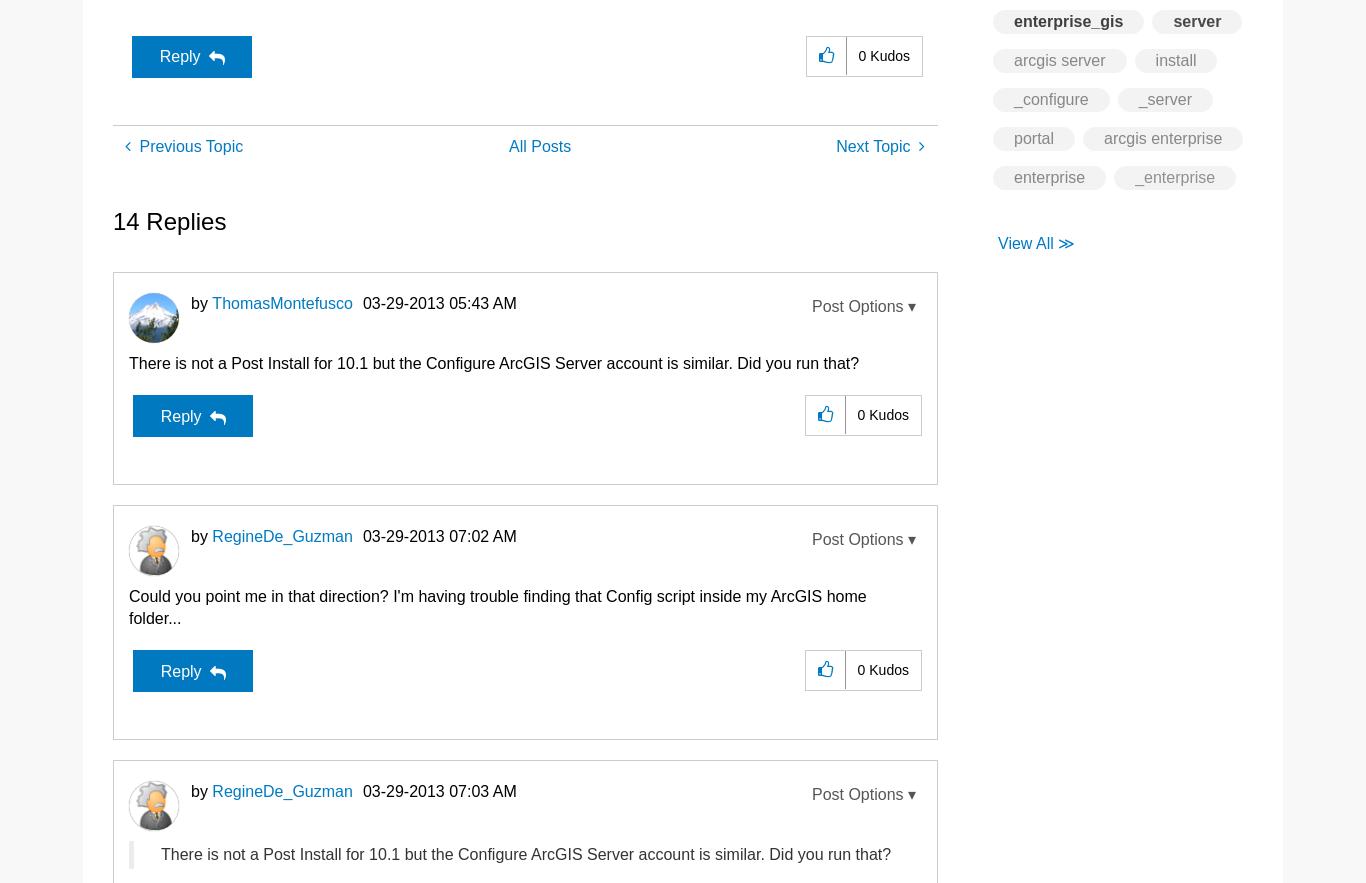 The width and height of the screenshot is (1366, 883). What do you see at coordinates (1163, 137) in the screenshot?
I see `'arcgis enterprise'` at bounding box center [1163, 137].